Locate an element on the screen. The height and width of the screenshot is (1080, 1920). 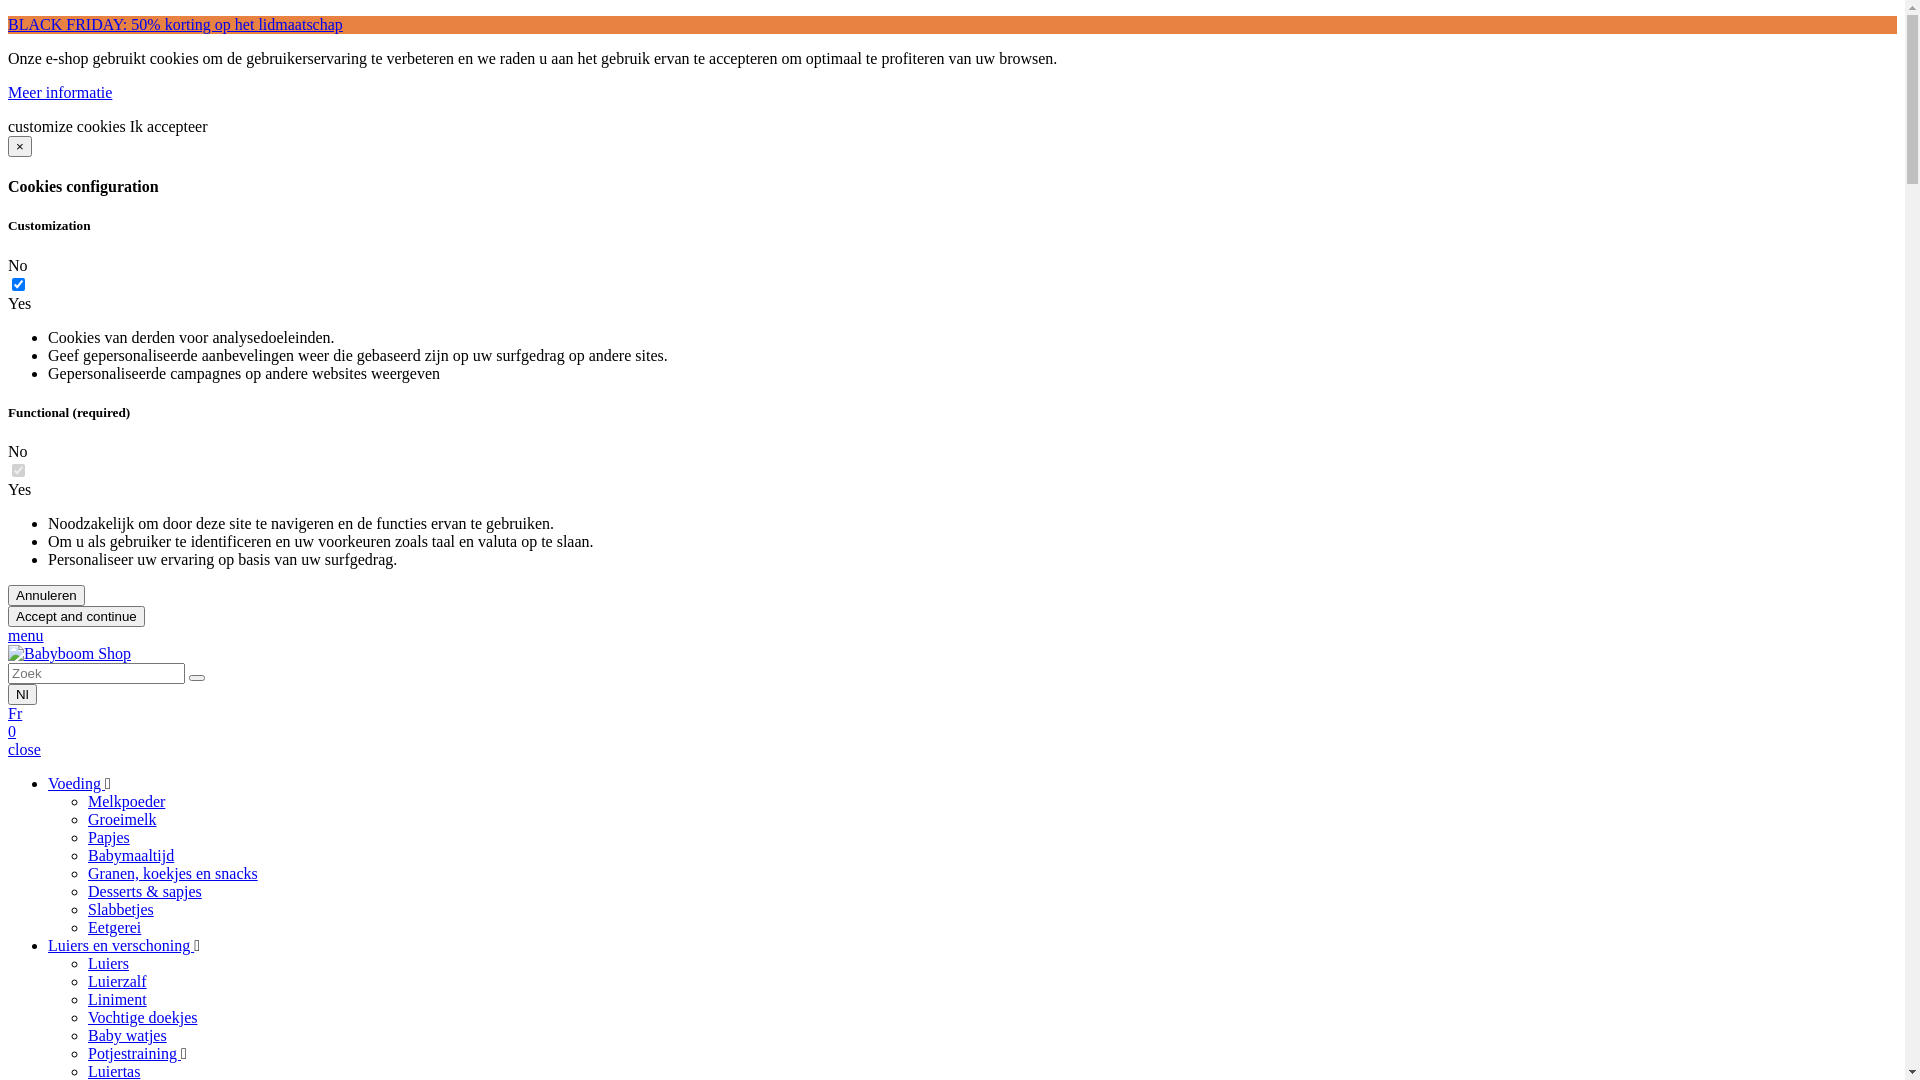
'Groeimelk' is located at coordinates (120, 819).